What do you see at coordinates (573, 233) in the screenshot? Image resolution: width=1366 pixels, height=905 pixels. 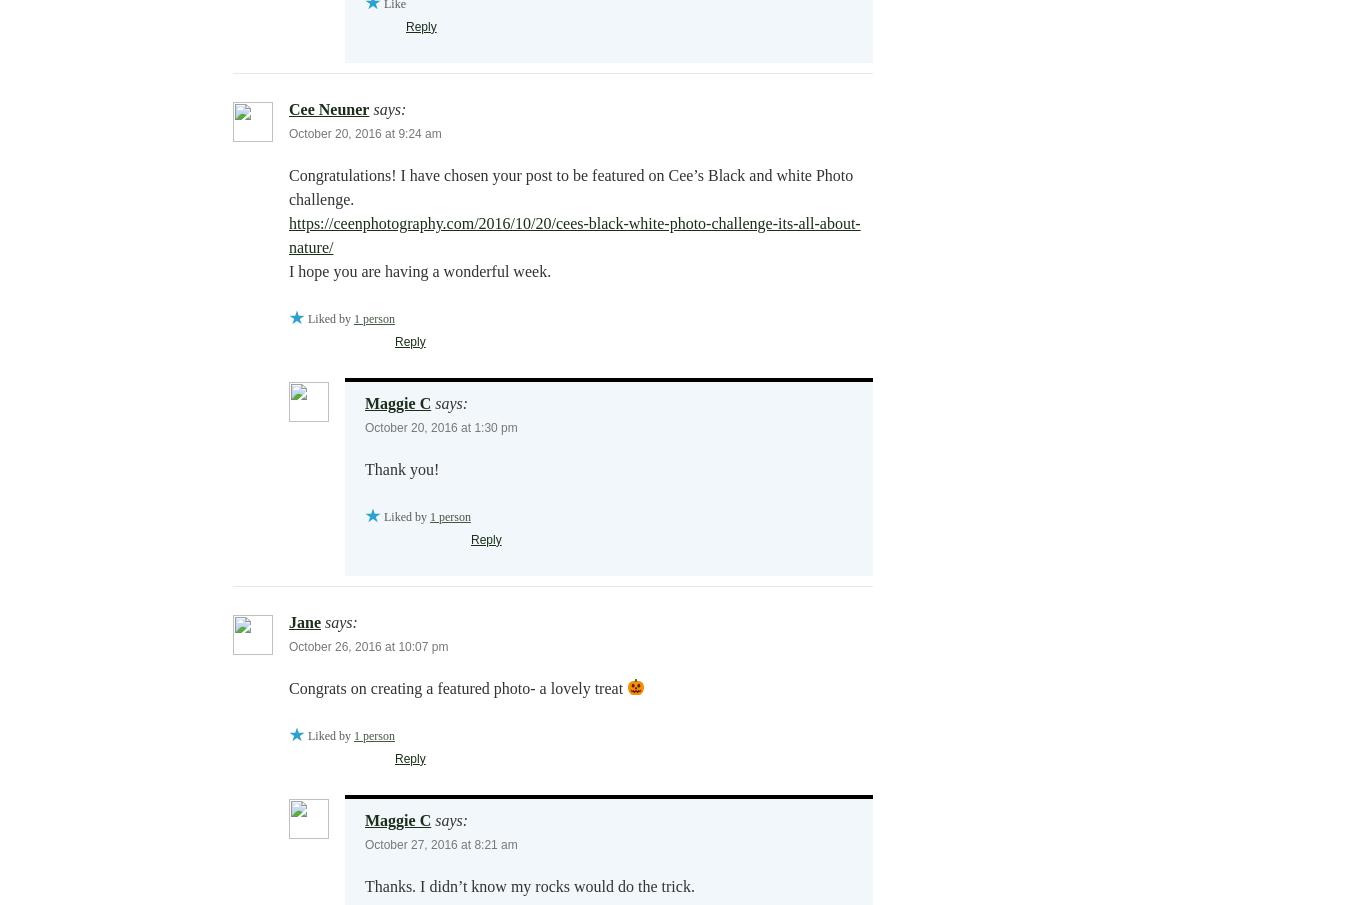 I see `'https://ceenphotography.com/2016/10/20/cees-black-white-photo-challenge-its-all-about-nature/'` at bounding box center [573, 233].